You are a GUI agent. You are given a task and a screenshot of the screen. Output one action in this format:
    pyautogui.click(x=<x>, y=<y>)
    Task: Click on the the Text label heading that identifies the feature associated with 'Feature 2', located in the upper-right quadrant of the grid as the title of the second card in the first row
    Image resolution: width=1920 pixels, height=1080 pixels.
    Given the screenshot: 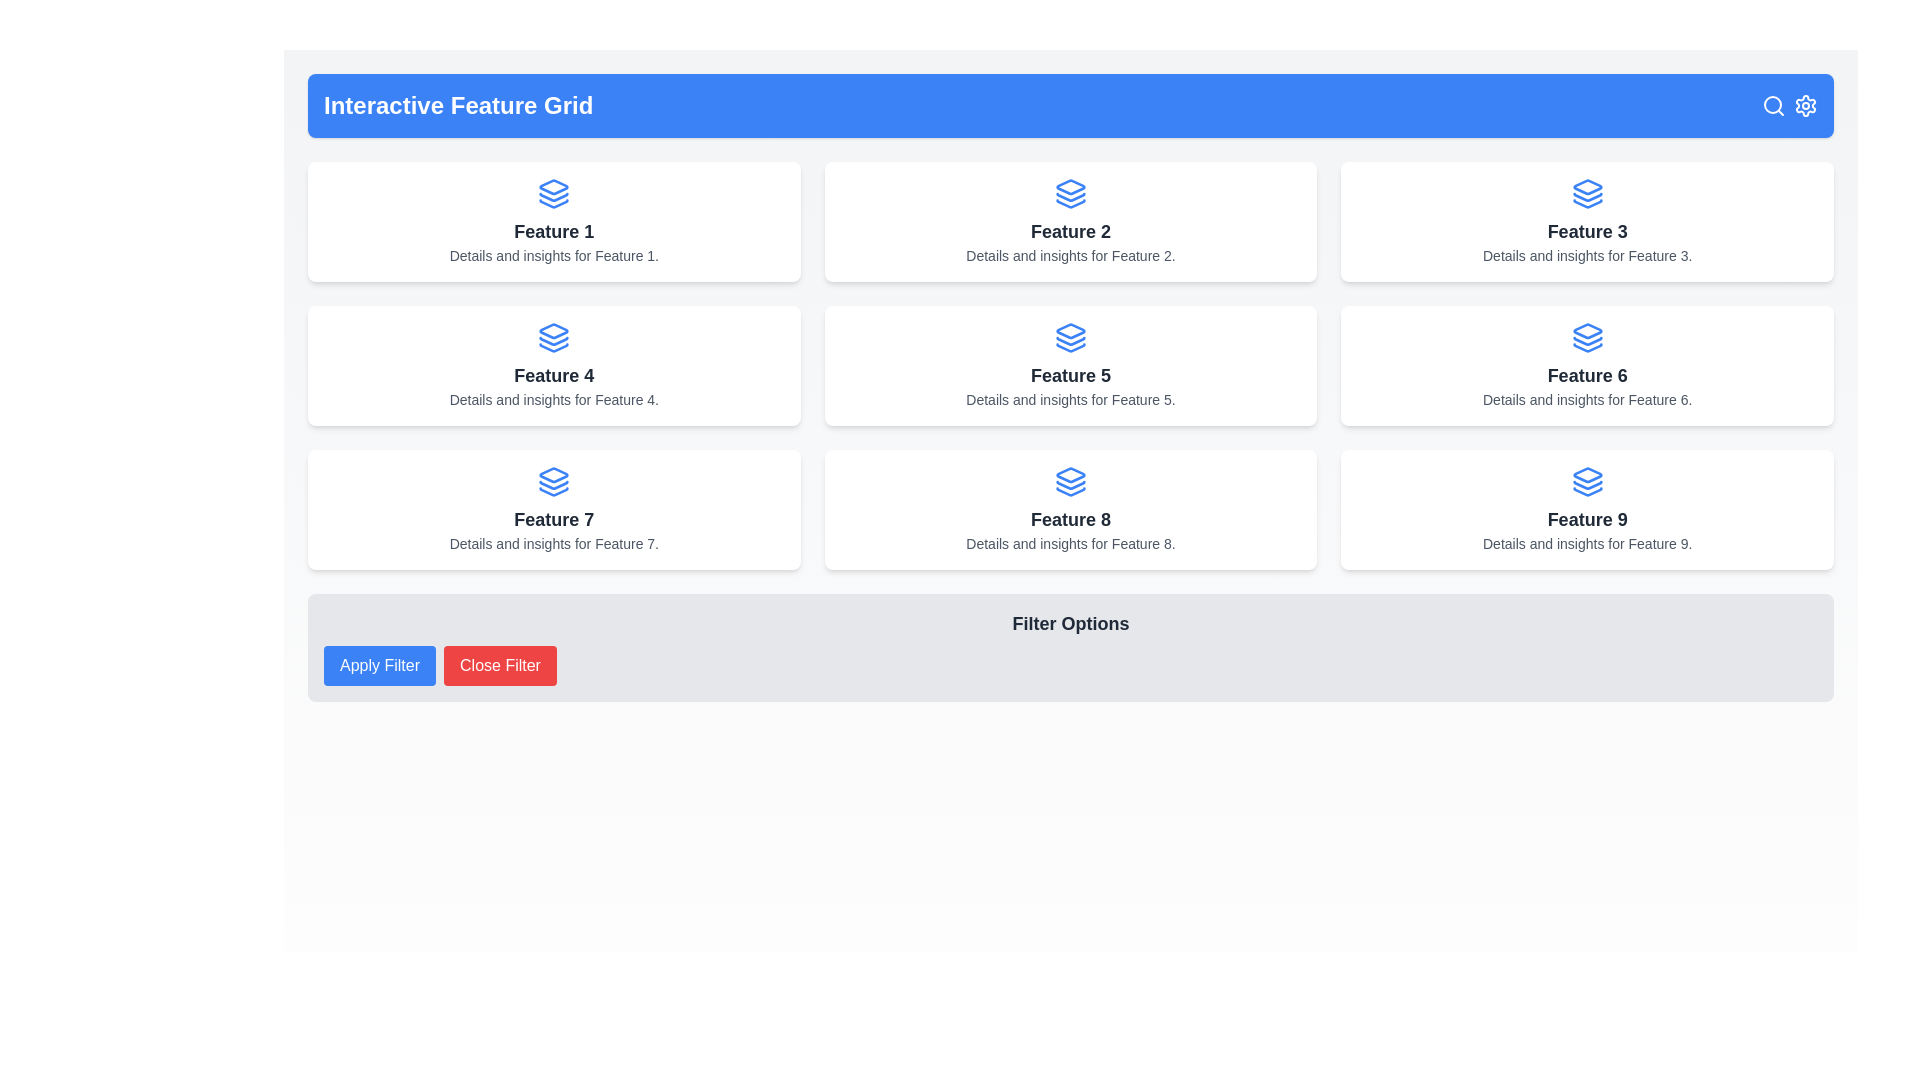 What is the action you would take?
    pyautogui.click(x=1069, y=230)
    